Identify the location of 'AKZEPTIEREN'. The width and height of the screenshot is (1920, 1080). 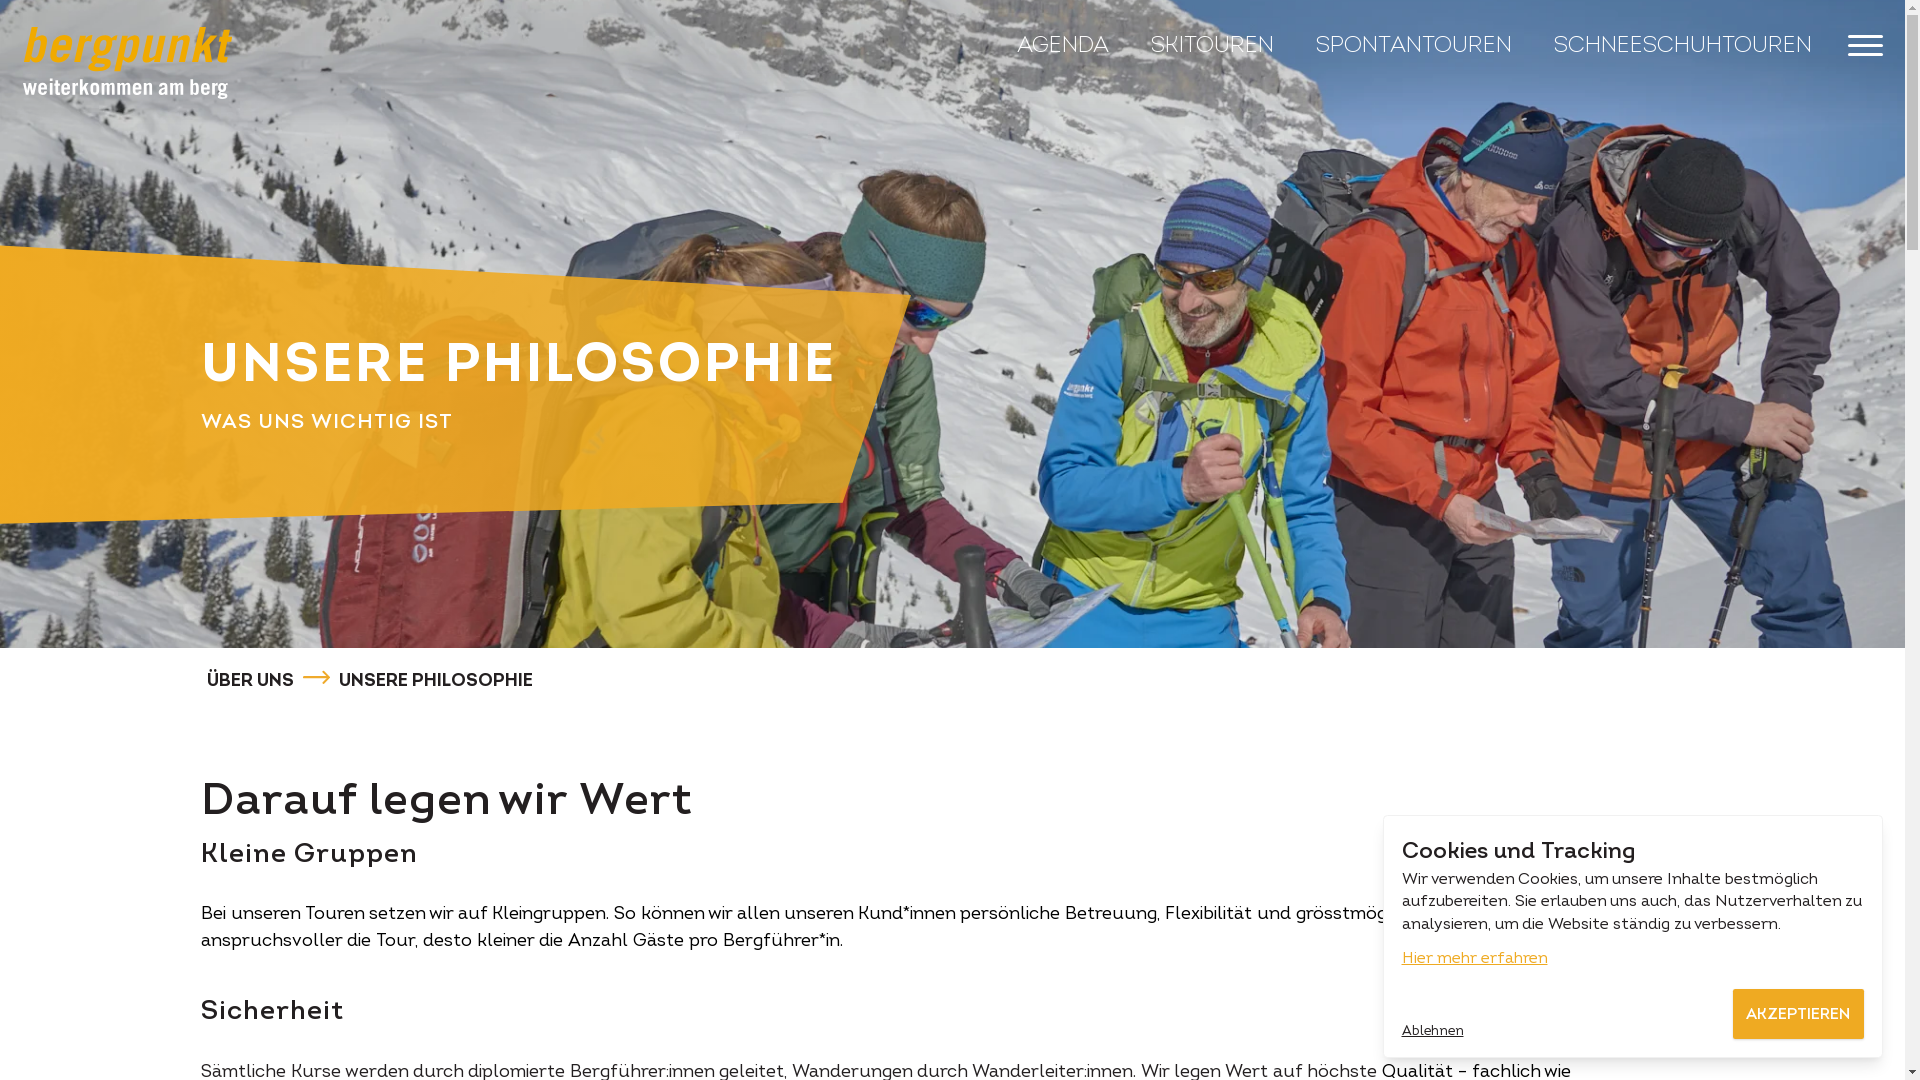
(1797, 1014).